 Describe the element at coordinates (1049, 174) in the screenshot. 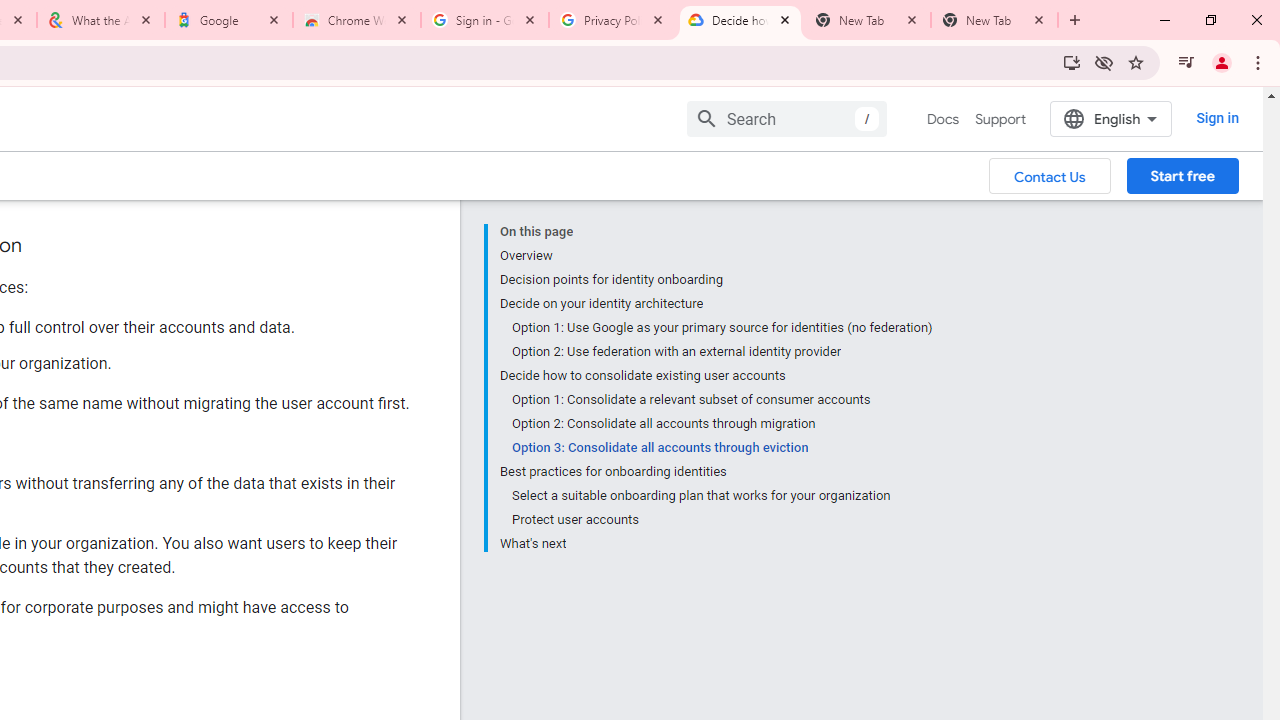

I see `'Contact Us'` at that location.